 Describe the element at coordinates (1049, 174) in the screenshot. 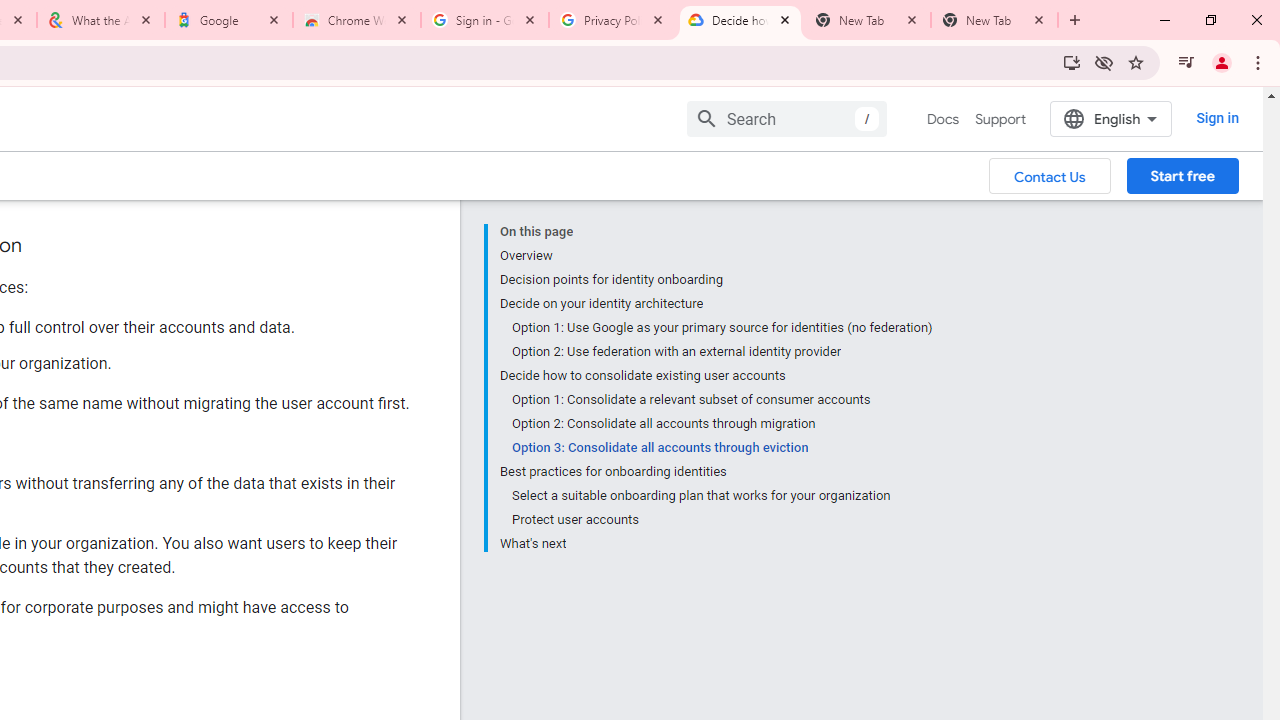

I see `'Contact Us'` at that location.